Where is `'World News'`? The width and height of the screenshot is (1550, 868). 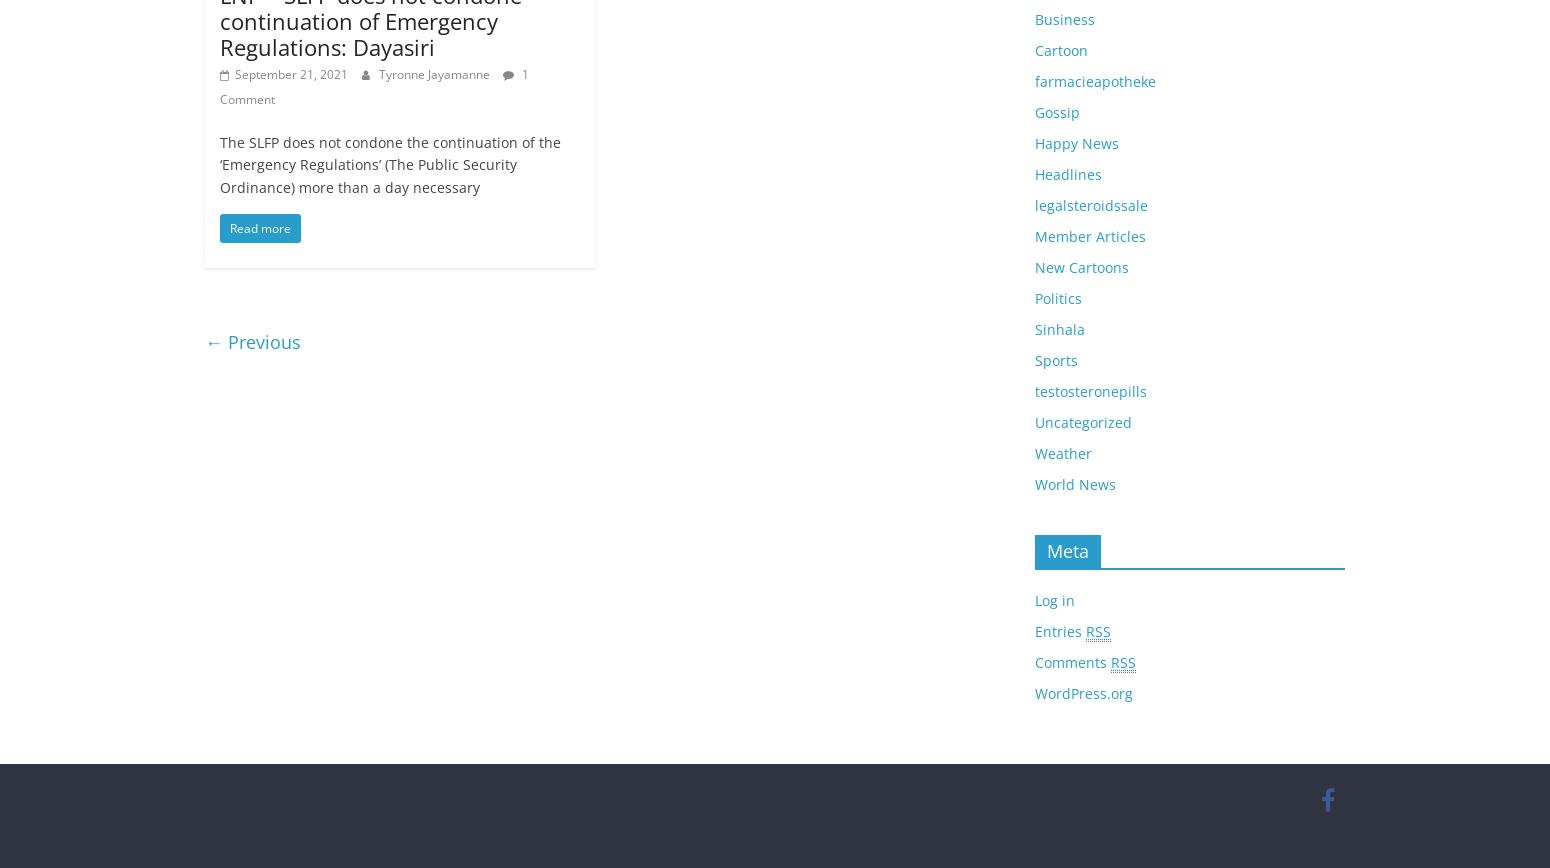
'World News' is located at coordinates (1075, 482).